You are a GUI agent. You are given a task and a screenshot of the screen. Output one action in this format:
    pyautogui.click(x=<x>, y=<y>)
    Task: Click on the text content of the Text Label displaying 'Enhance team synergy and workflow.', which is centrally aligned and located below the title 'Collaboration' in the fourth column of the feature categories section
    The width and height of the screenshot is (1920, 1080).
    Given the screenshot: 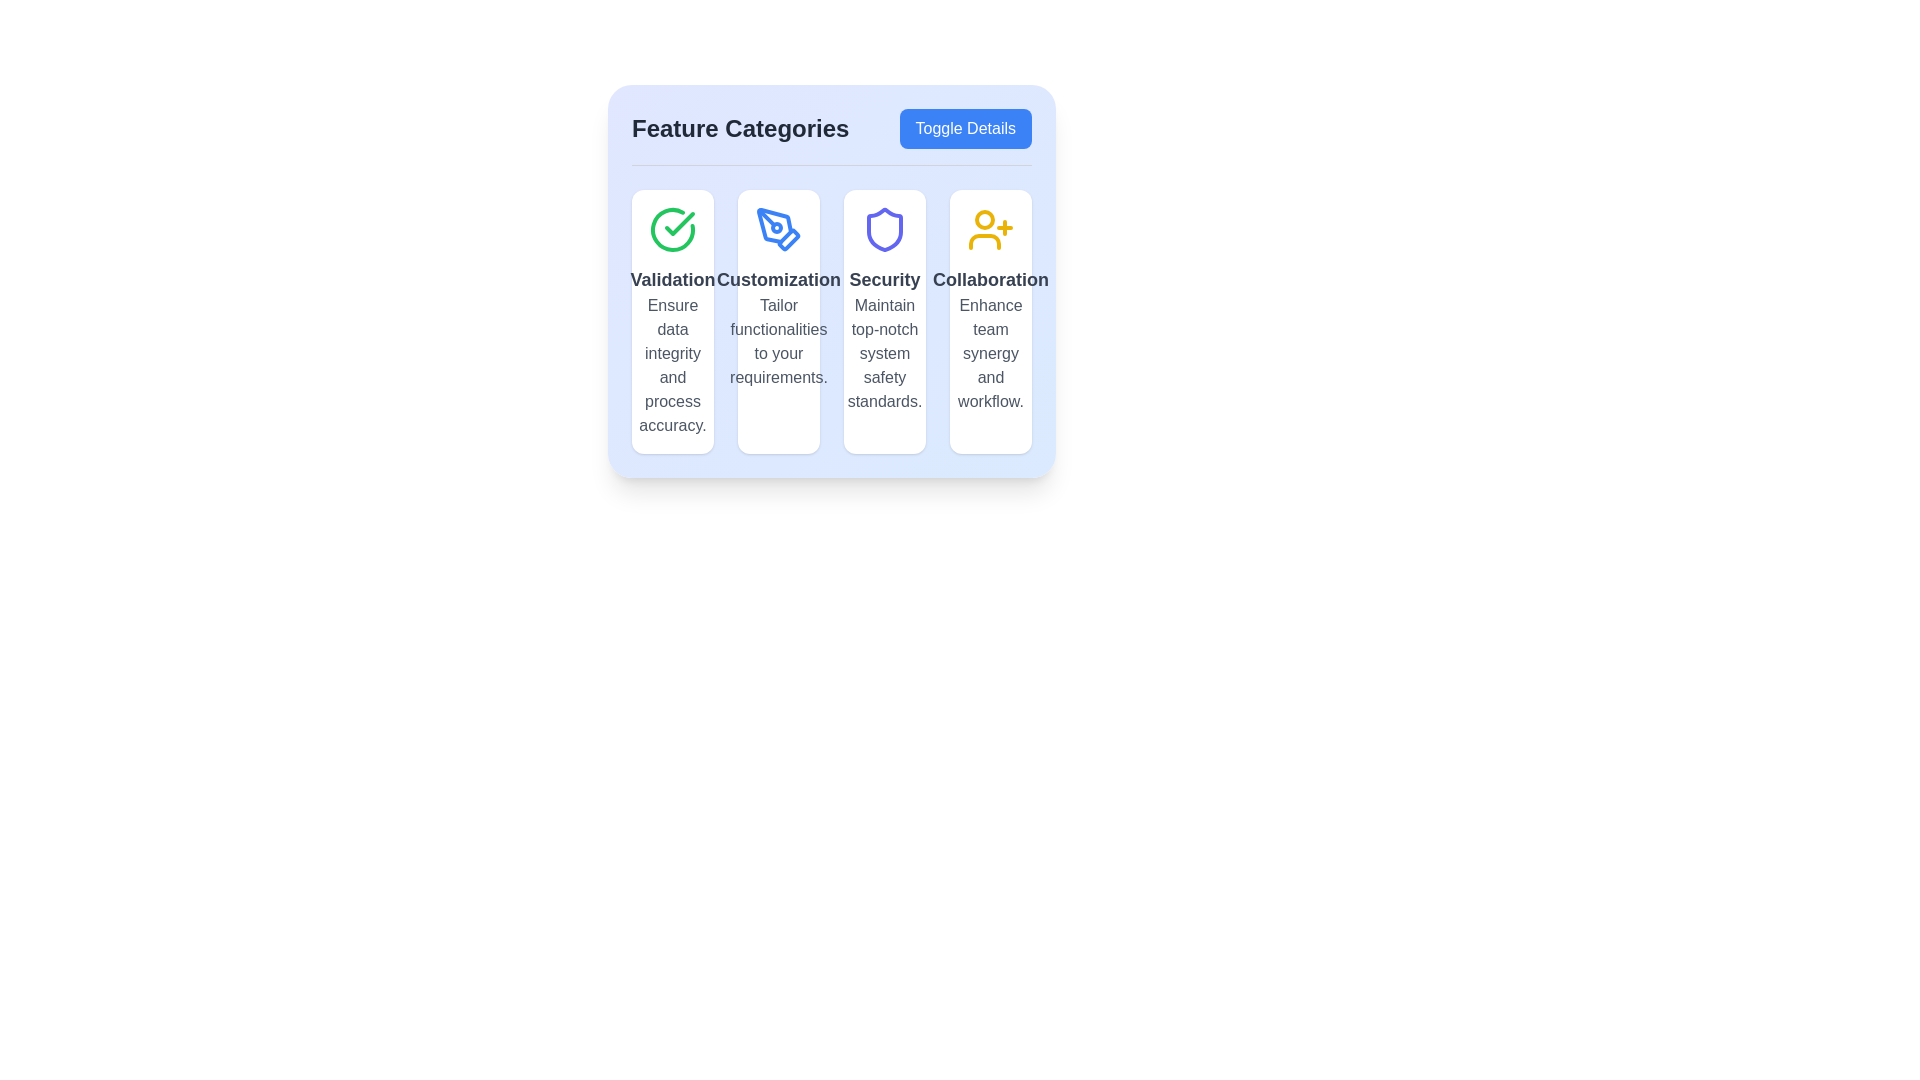 What is the action you would take?
    pyautogui.click(x=991, y=353)
    